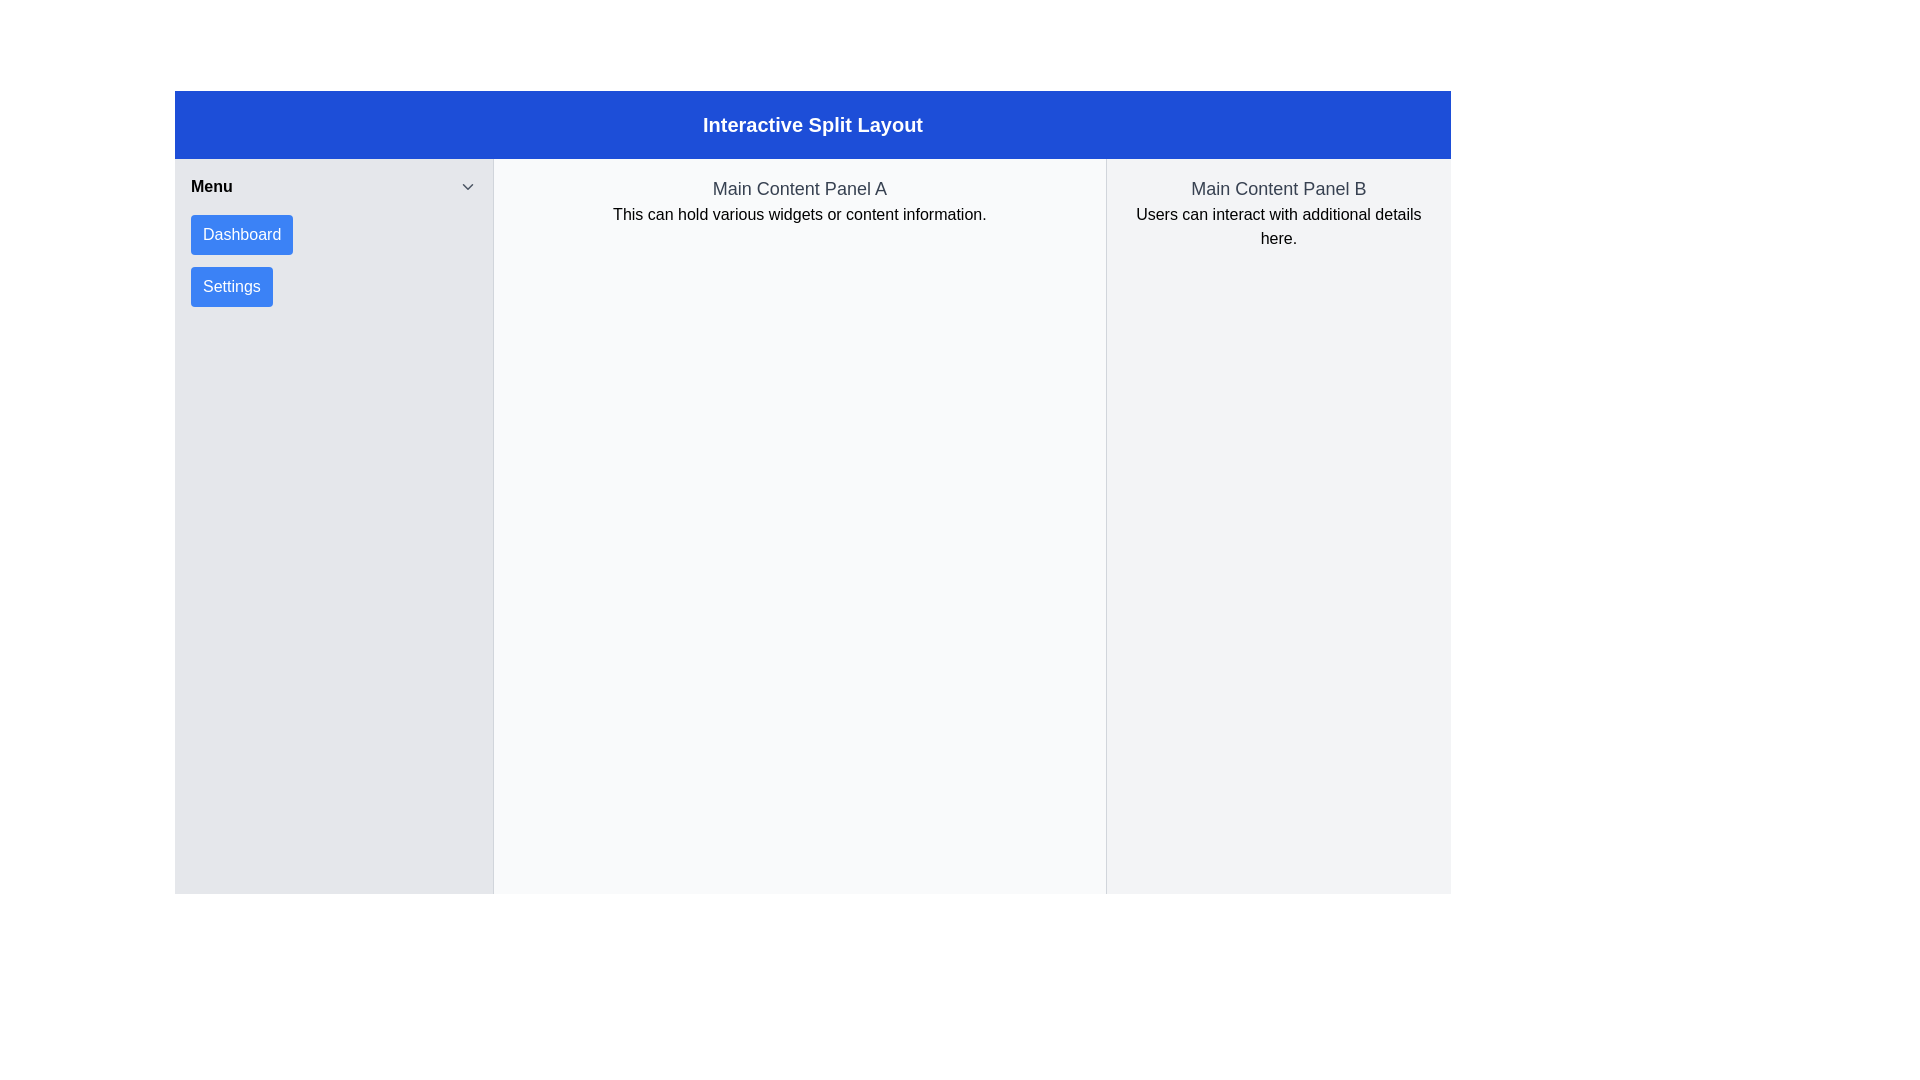 The height and width of the screenshot is (1080, 1920). What do you see at coordinates (241, 234) in the screenshot?
I see `the 'Dashboard' button, which is the first button in the vertical list of the side navigation menu on the left side, to trigger visual changes` at bounding box center [241, 234].